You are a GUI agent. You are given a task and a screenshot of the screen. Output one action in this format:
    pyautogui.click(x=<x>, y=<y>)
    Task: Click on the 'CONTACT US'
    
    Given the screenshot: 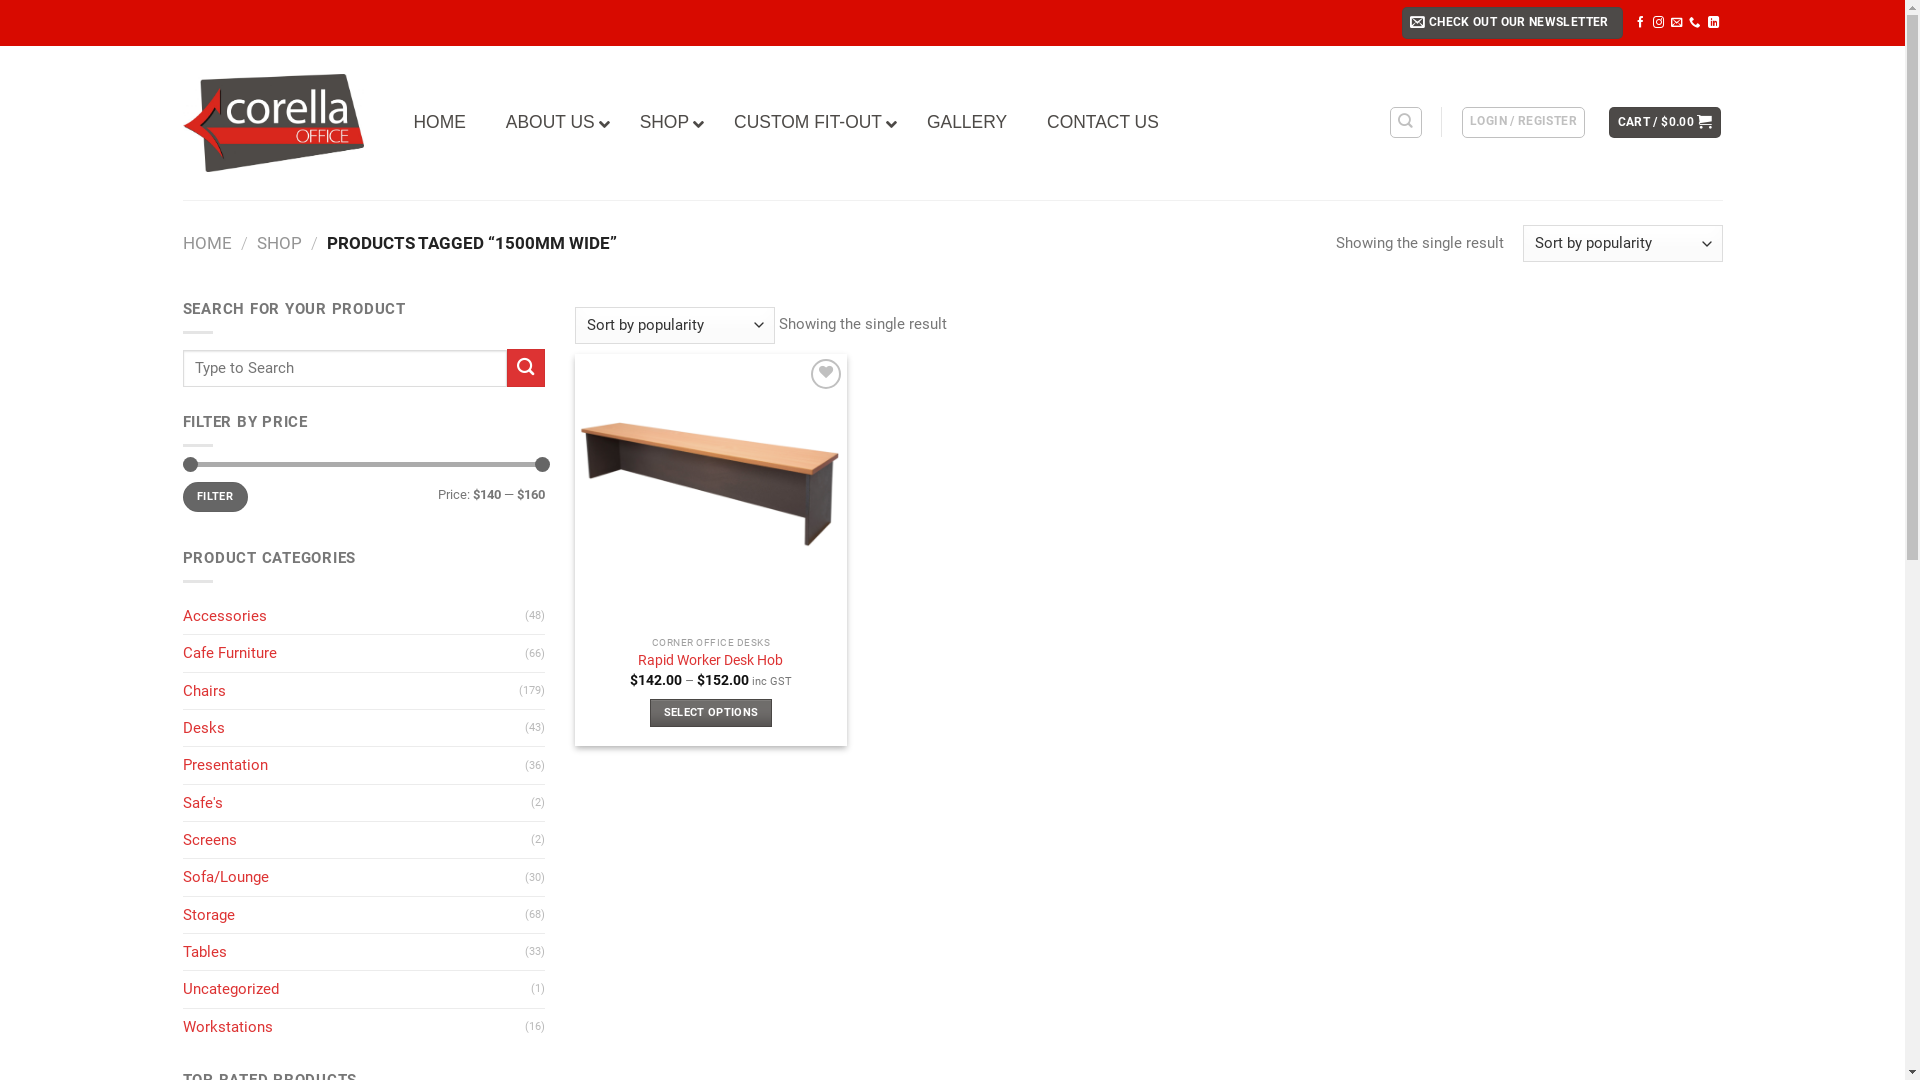 What is the action you would take?
    pyautogui.click(x=1102, y=122)
    